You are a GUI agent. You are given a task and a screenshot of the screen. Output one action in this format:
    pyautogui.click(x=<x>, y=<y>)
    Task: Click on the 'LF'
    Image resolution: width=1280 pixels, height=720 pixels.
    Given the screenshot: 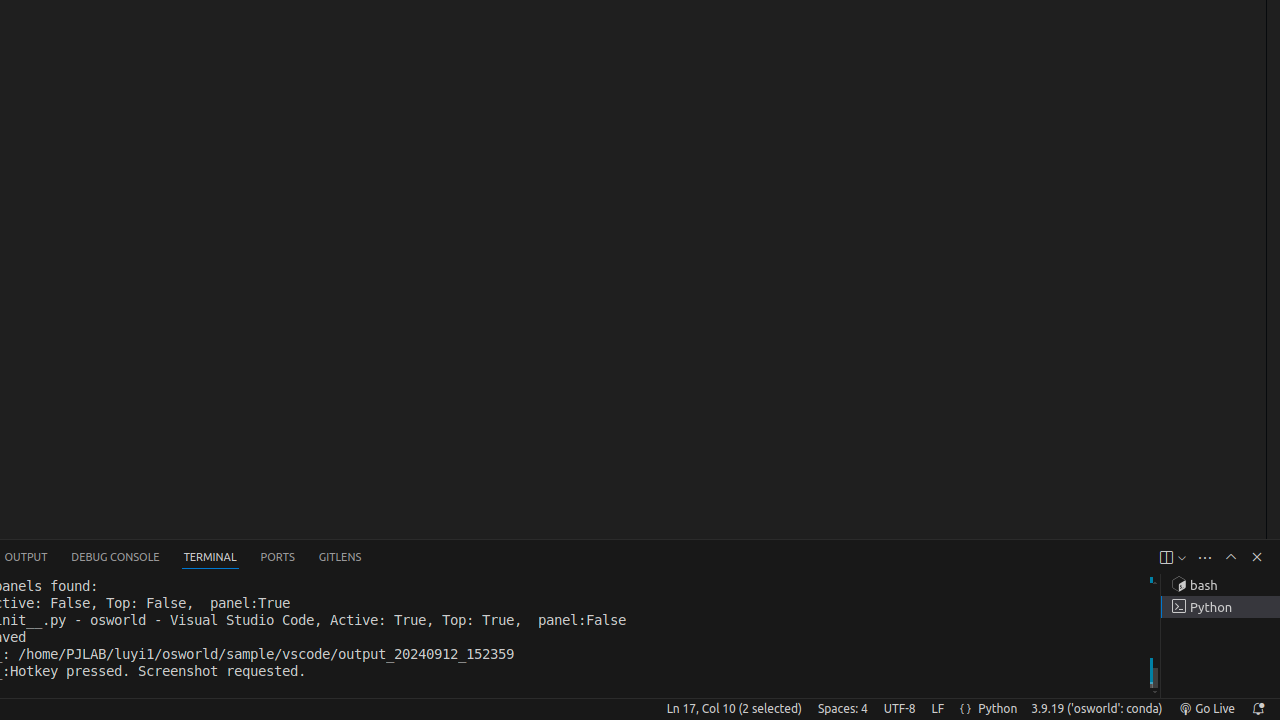 What is the action you would take?
    pyautogui.click(x=936, y=707)
    